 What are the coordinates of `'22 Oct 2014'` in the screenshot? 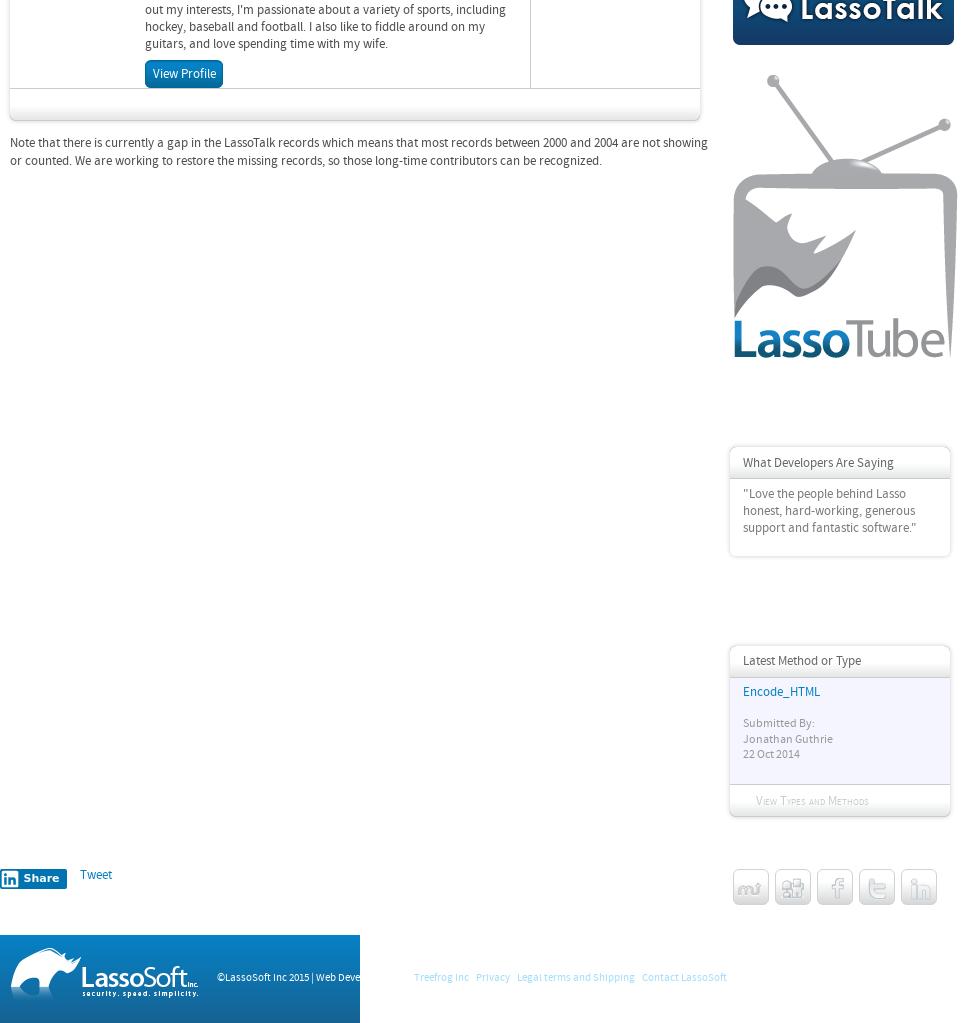 It's located at (771, 752).